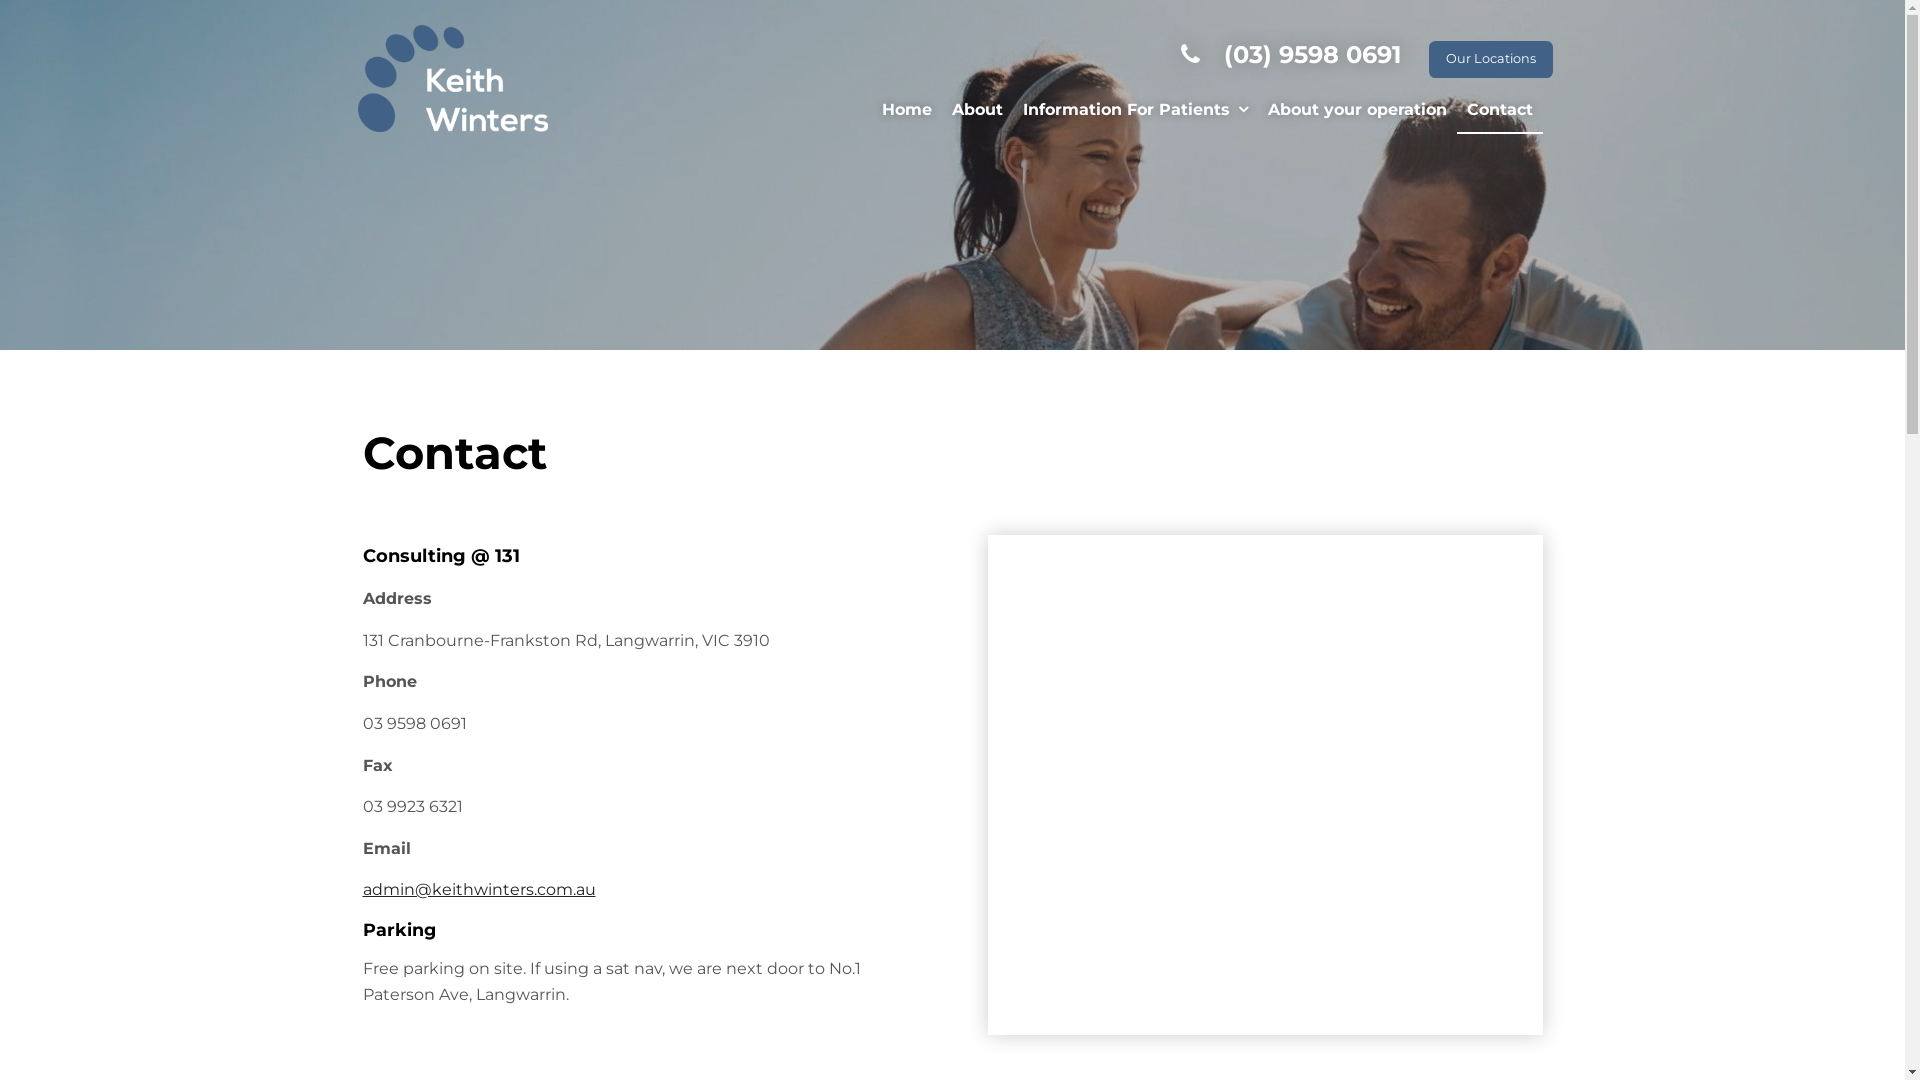 This screenshot has width=1920, height=1080. What do you see at coordinates (1489, 58) in the screenshot?
I see `'Our Locations'` at bounding box center [1489, 58].